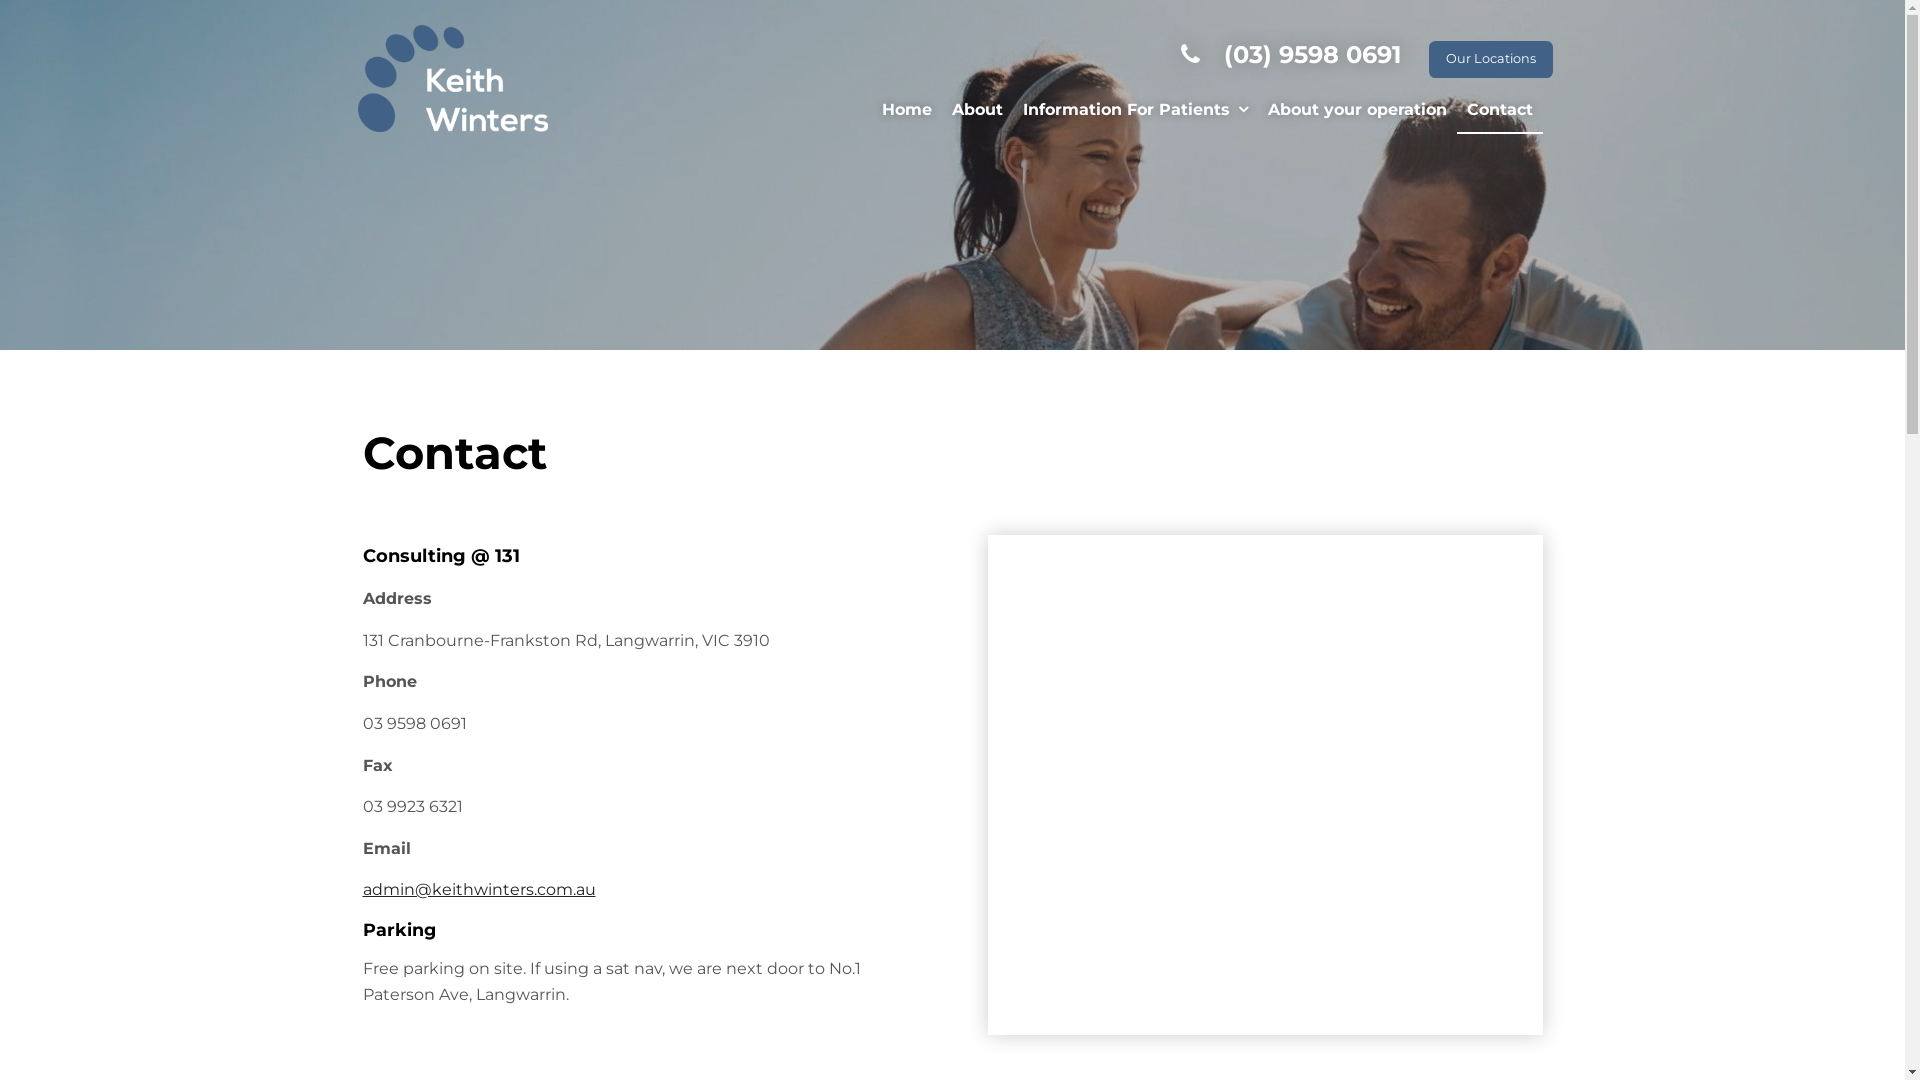 This screenshot has width=1920, height=1080. What do you see at coordinates (1489, 58) in the screenshot?
I see `'Our Locations'` at bounding box center [1489, 58].